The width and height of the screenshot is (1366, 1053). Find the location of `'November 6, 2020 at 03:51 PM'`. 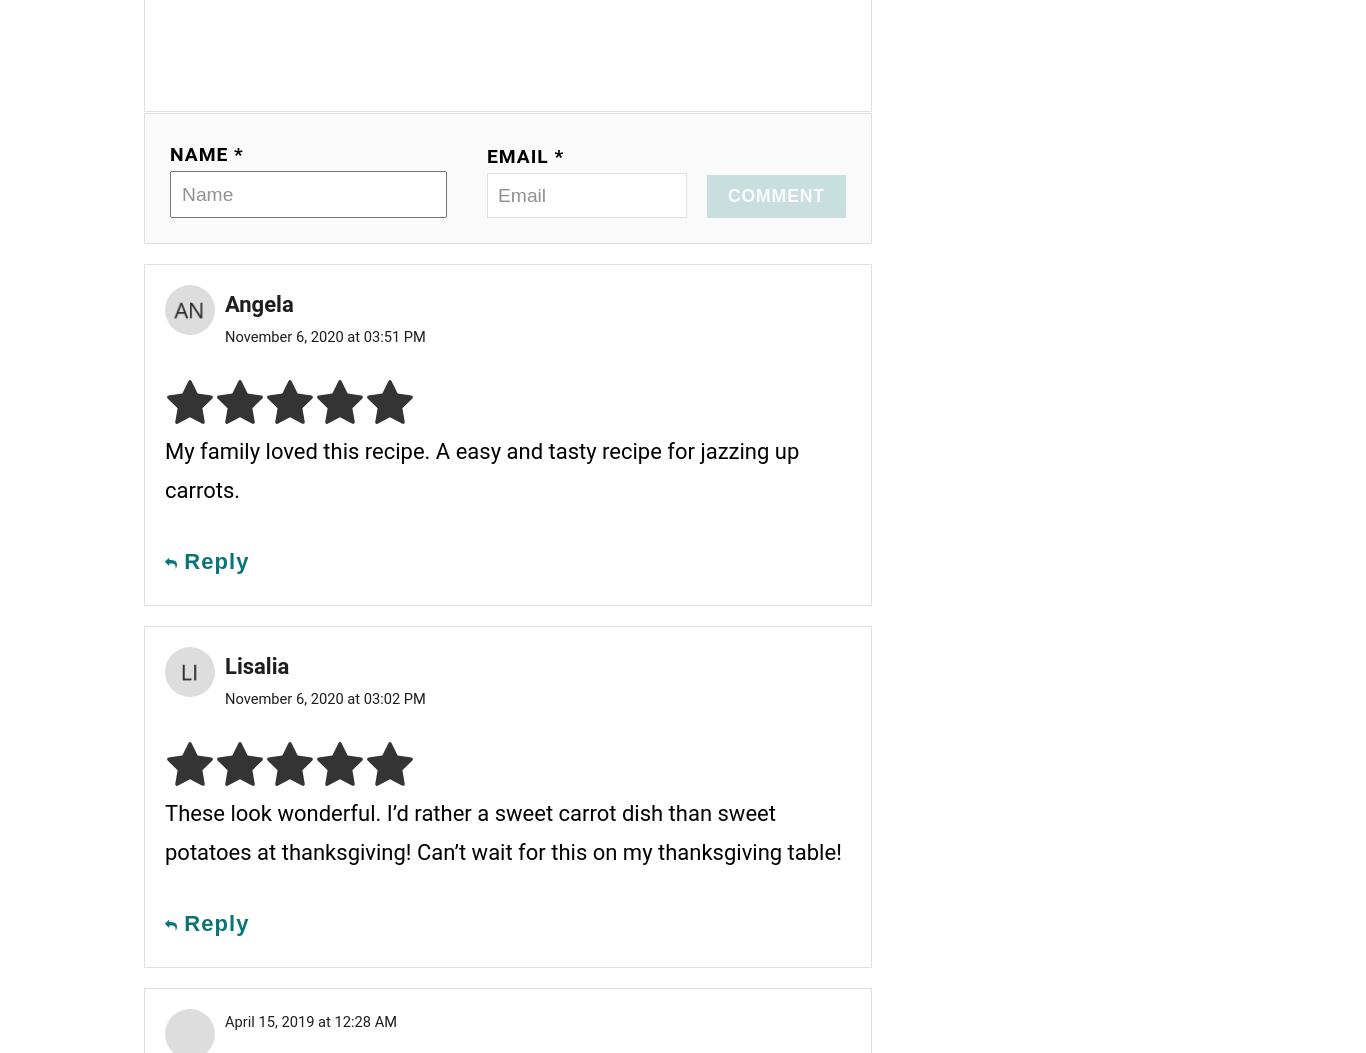

'November 6, 2020 at 03:51 PM' is located at coordinates (324, 335).